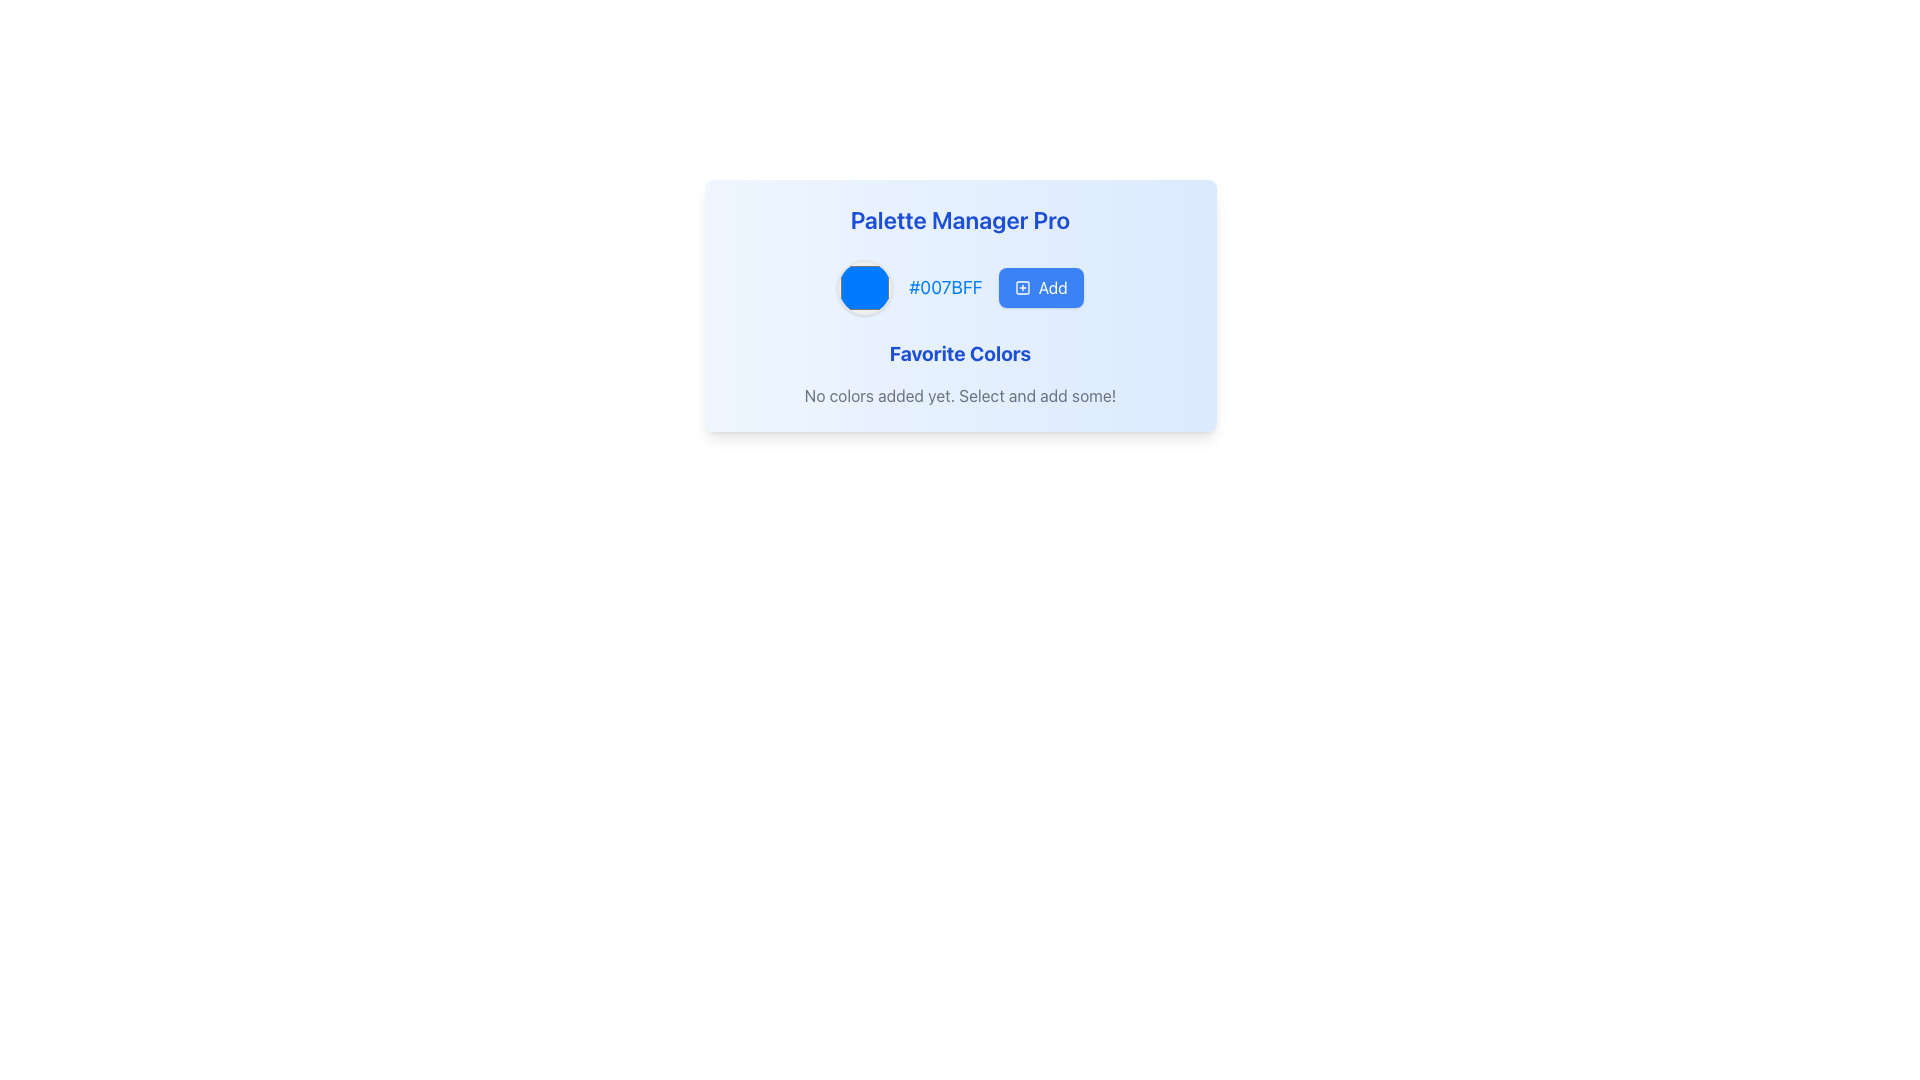  Describe the element at coordinates (960, 396) in the screenshot. I see `the textual instruction that reads 'No colors added yet. Select and add some!', which is displayed in light-gray color below the heading 'Favorite Colors'` at that location.